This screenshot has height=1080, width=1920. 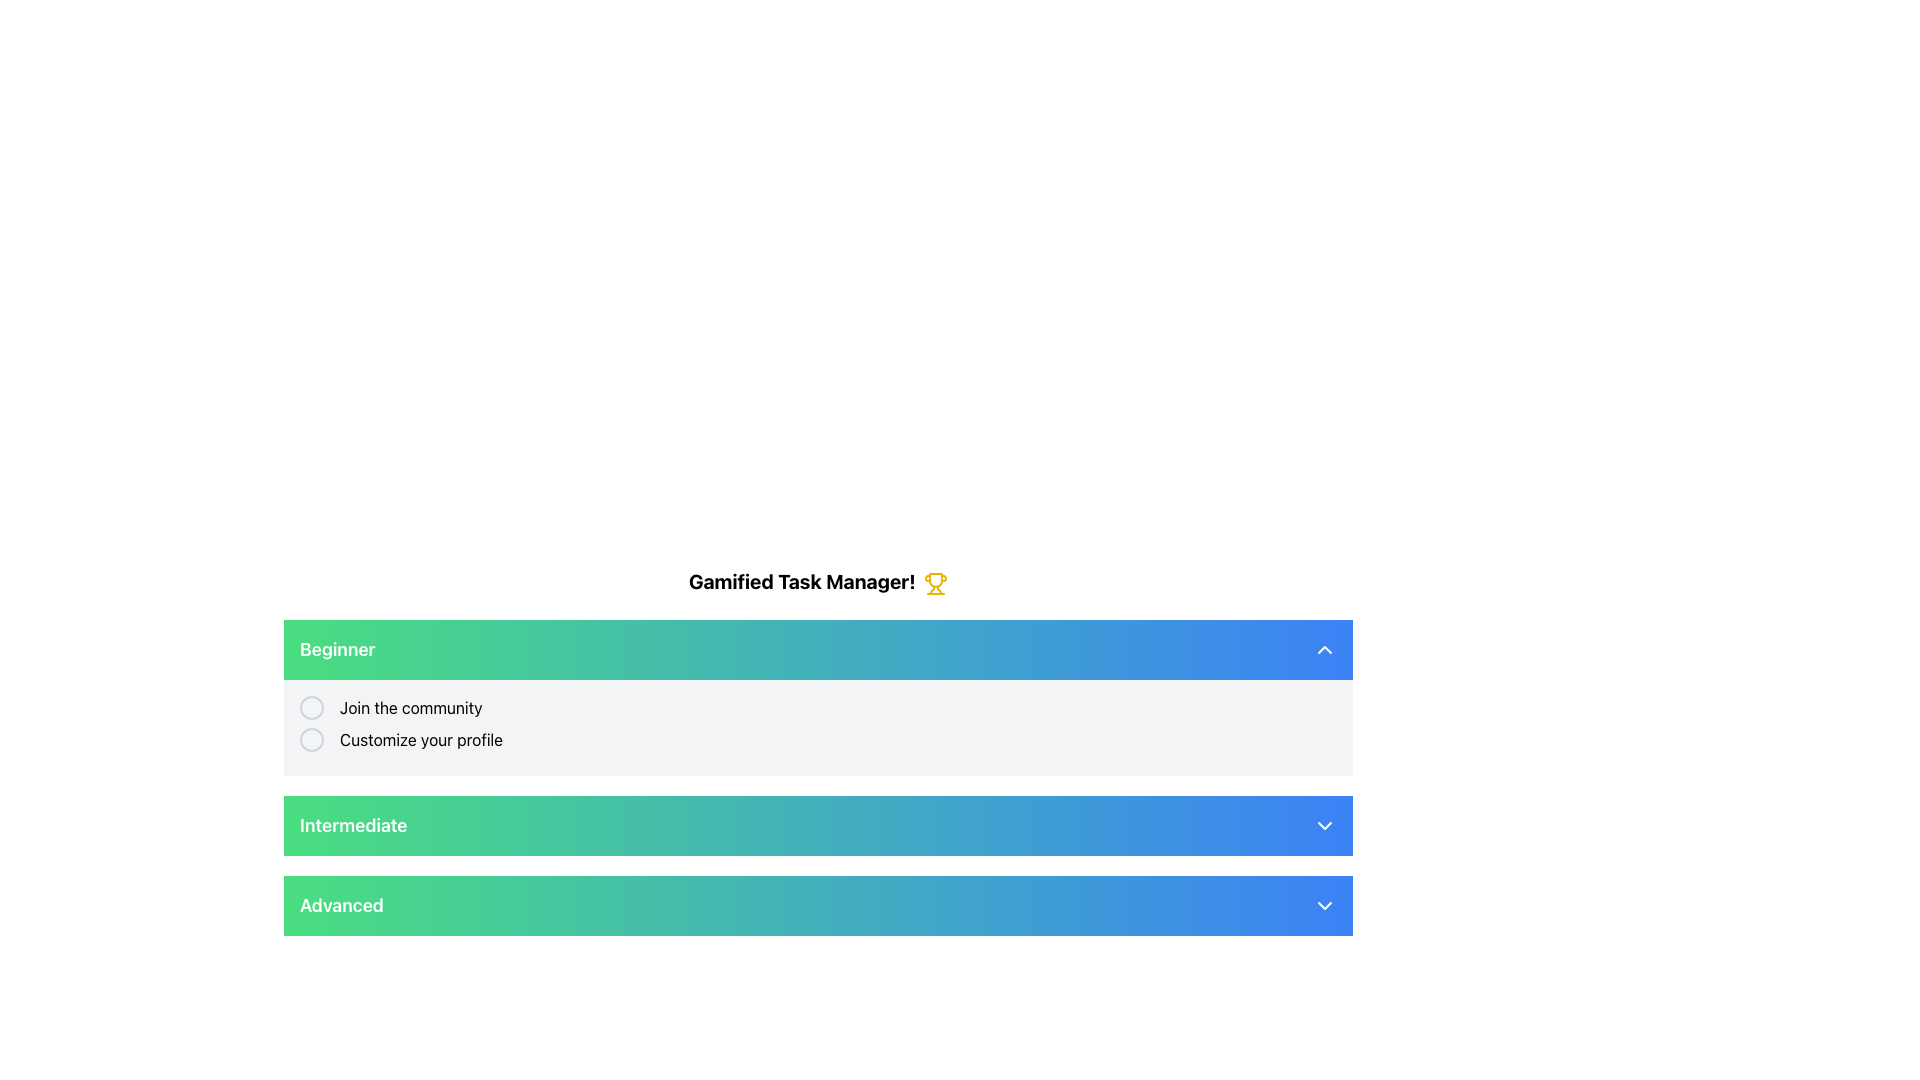 I want to click on the radio button that allows the user to join a community, positioned above the 'Customize your profile' element in the 'Gamified Task Manager!' interface, so click(x=818, y=707).